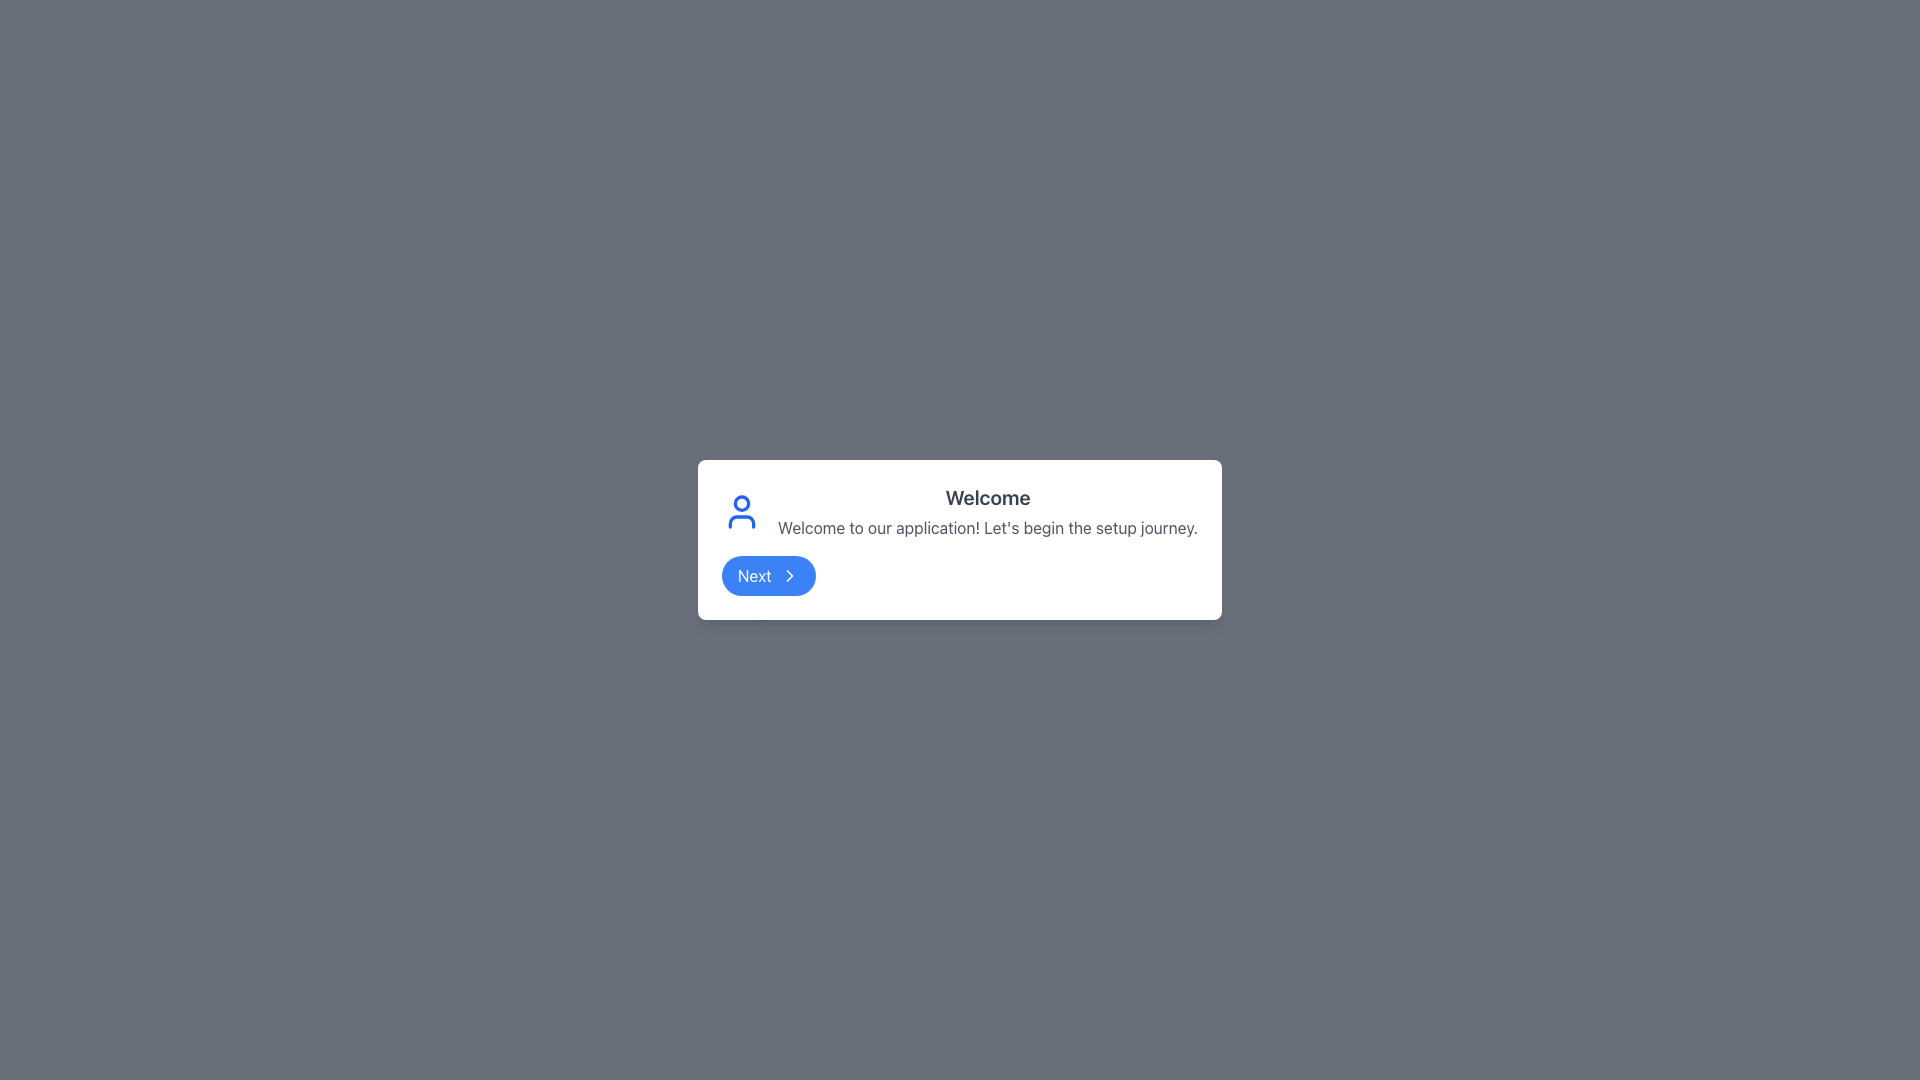 This screenshot has height=1080, width=1920. I want to click on the right-pointing chevron icon located next to the 'Next' text on a blue button for navigation indication, so click(788, 575).